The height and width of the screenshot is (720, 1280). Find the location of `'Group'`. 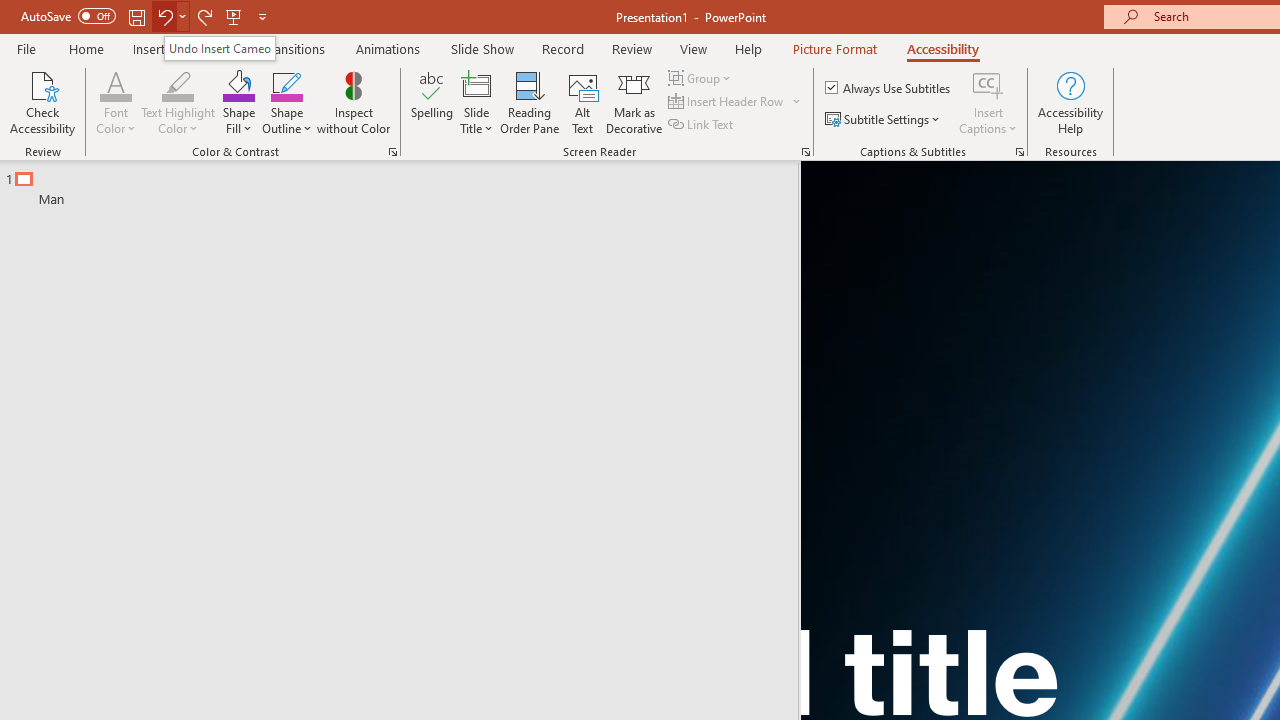

'Group' is located at coordinates (702, 77).